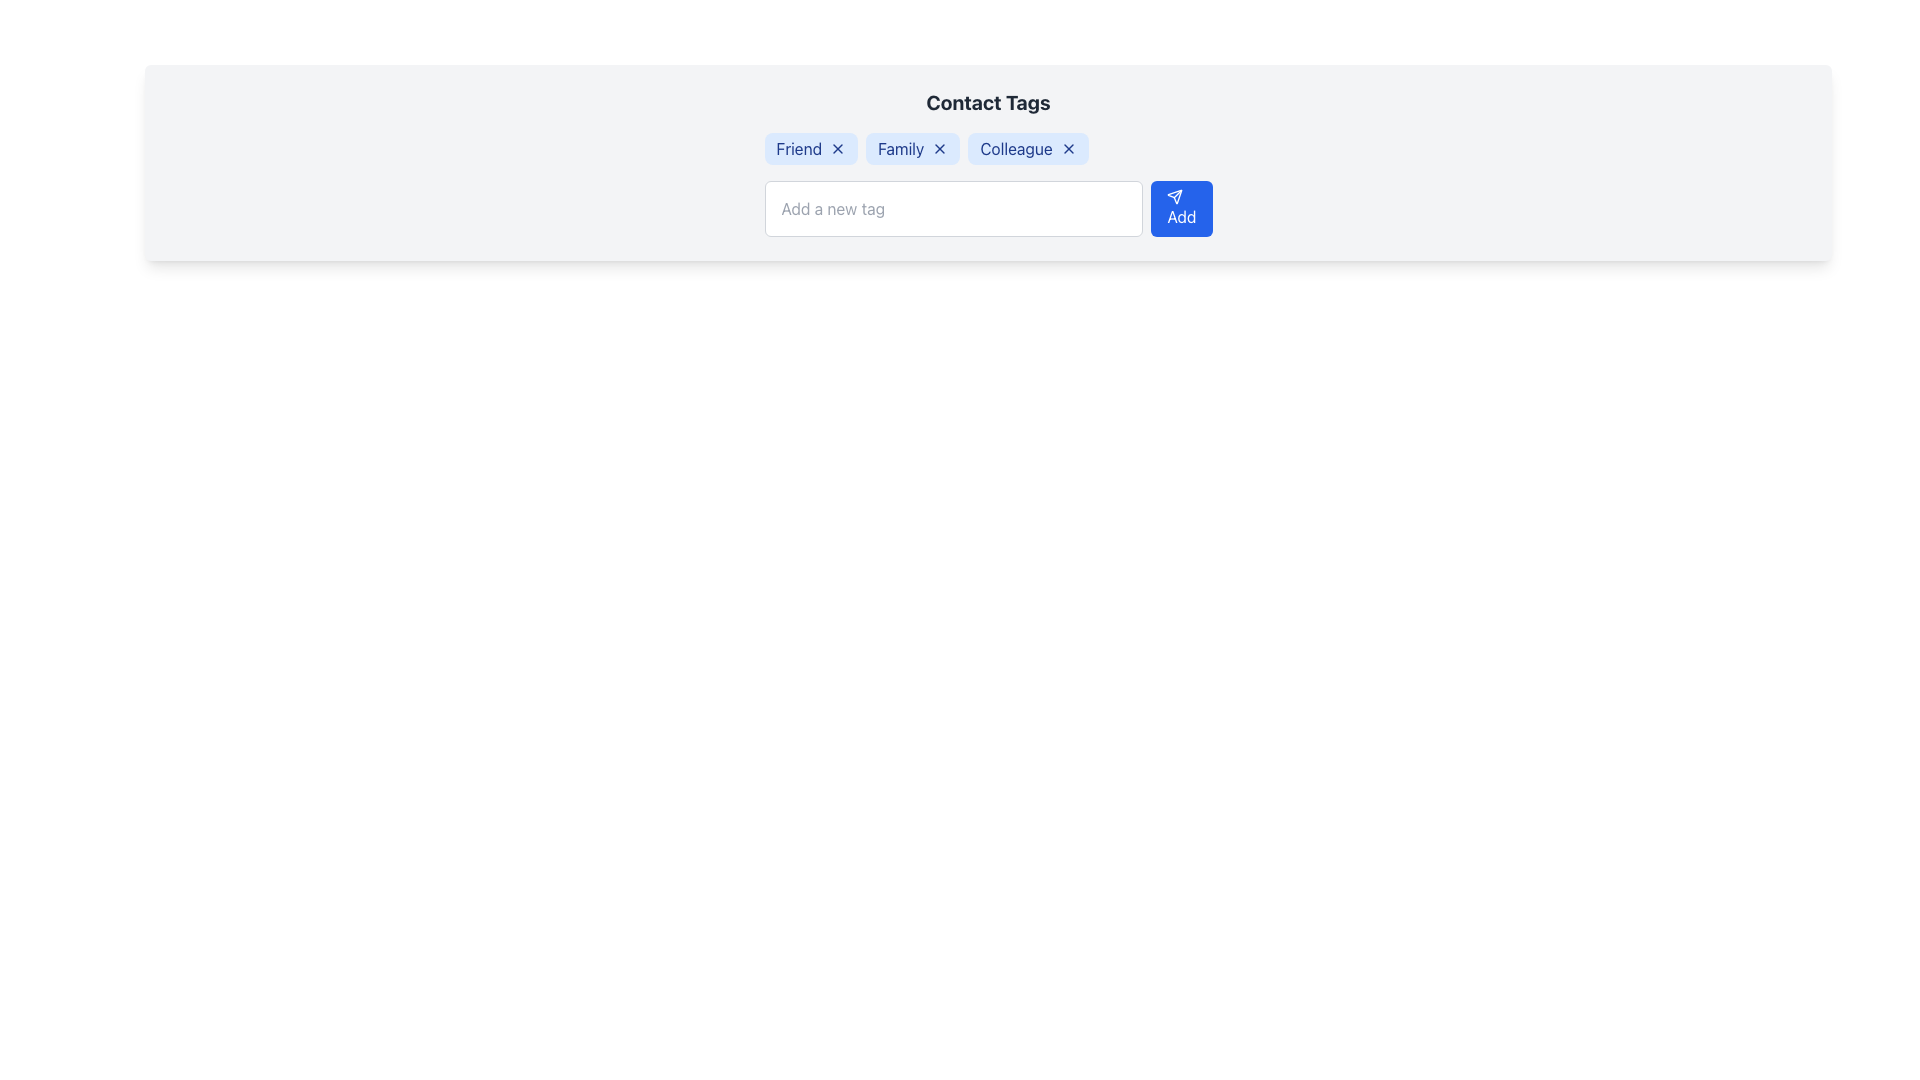 The height and width of the screenshot is (1080, 1920). I want to click on the pill-shaped tag labeled 'Colleague' with blue text and a light blue background, which is the third tag among 'Friend,' 'Family,' and 'Colleague.', so click(1028, 148).